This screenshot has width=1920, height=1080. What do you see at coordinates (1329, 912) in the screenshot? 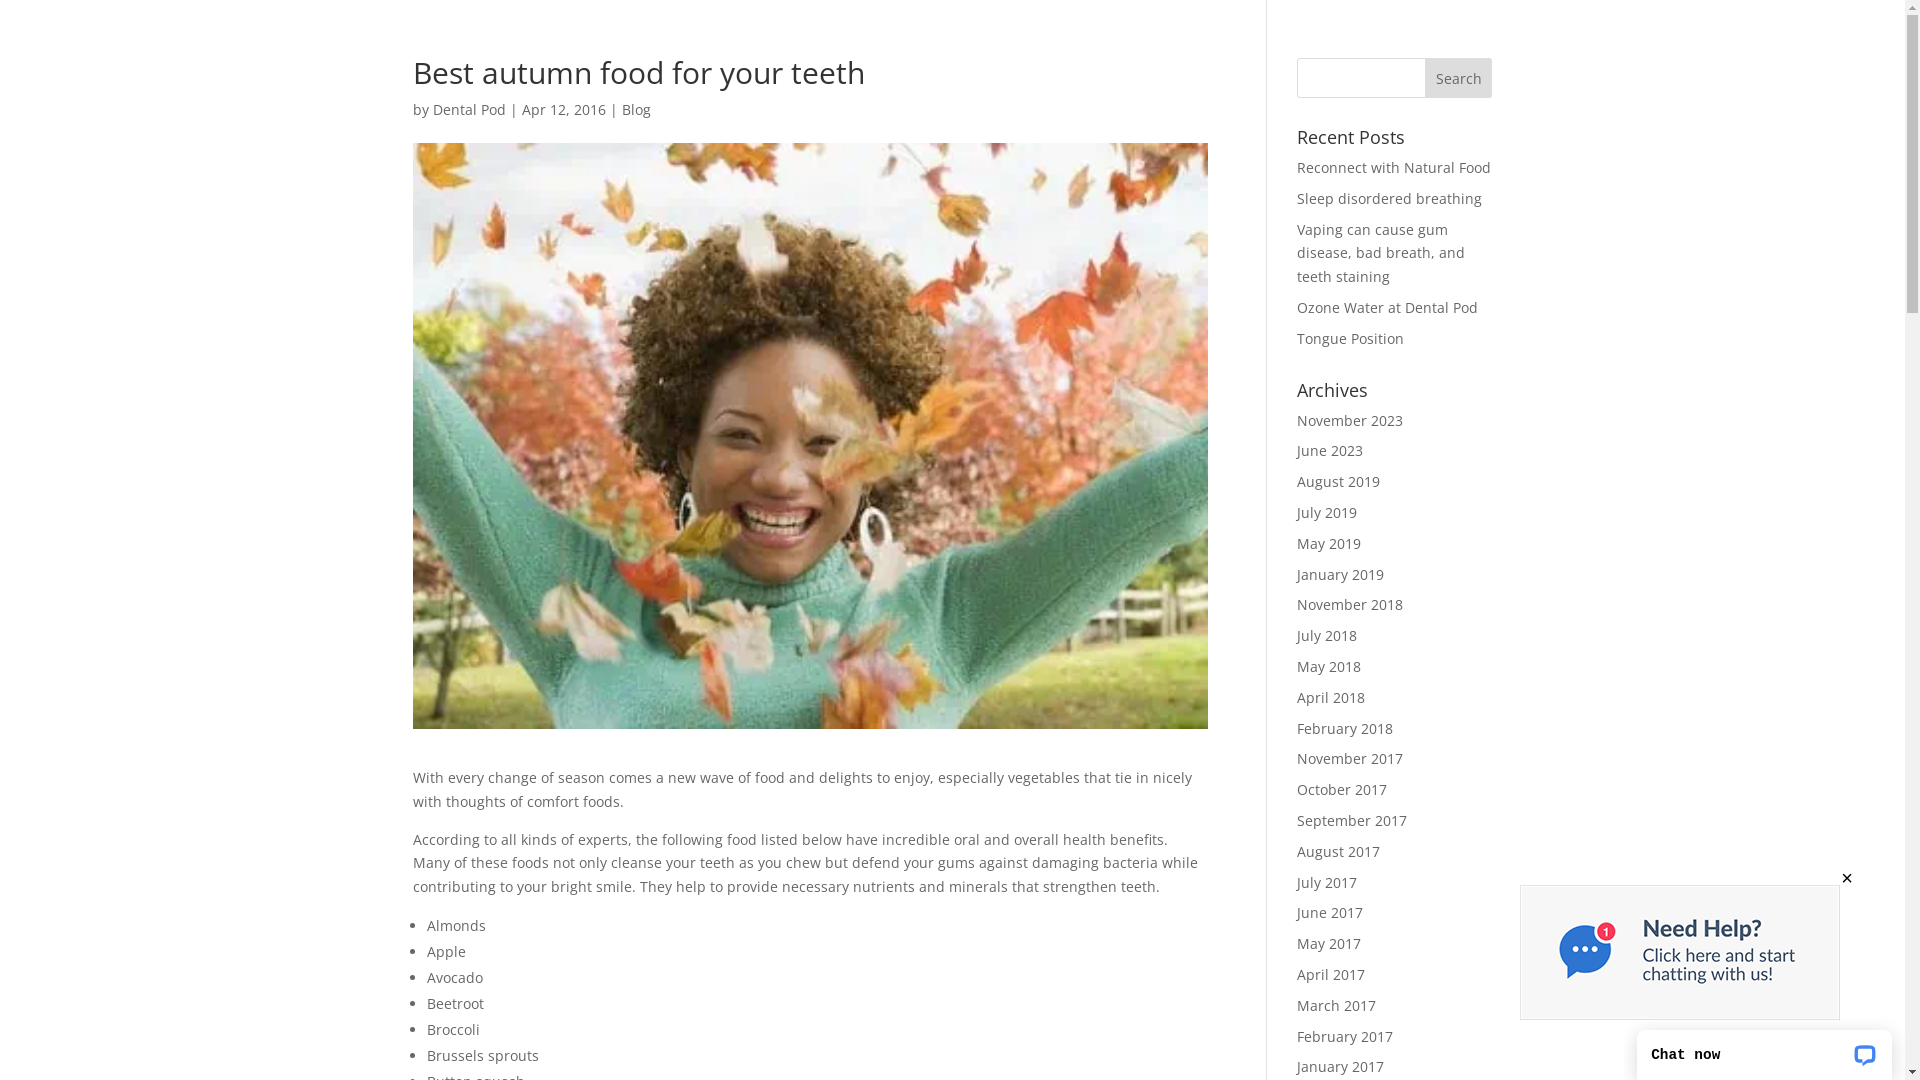
I see `'June 2017'` at bounding box center [1329, 912].